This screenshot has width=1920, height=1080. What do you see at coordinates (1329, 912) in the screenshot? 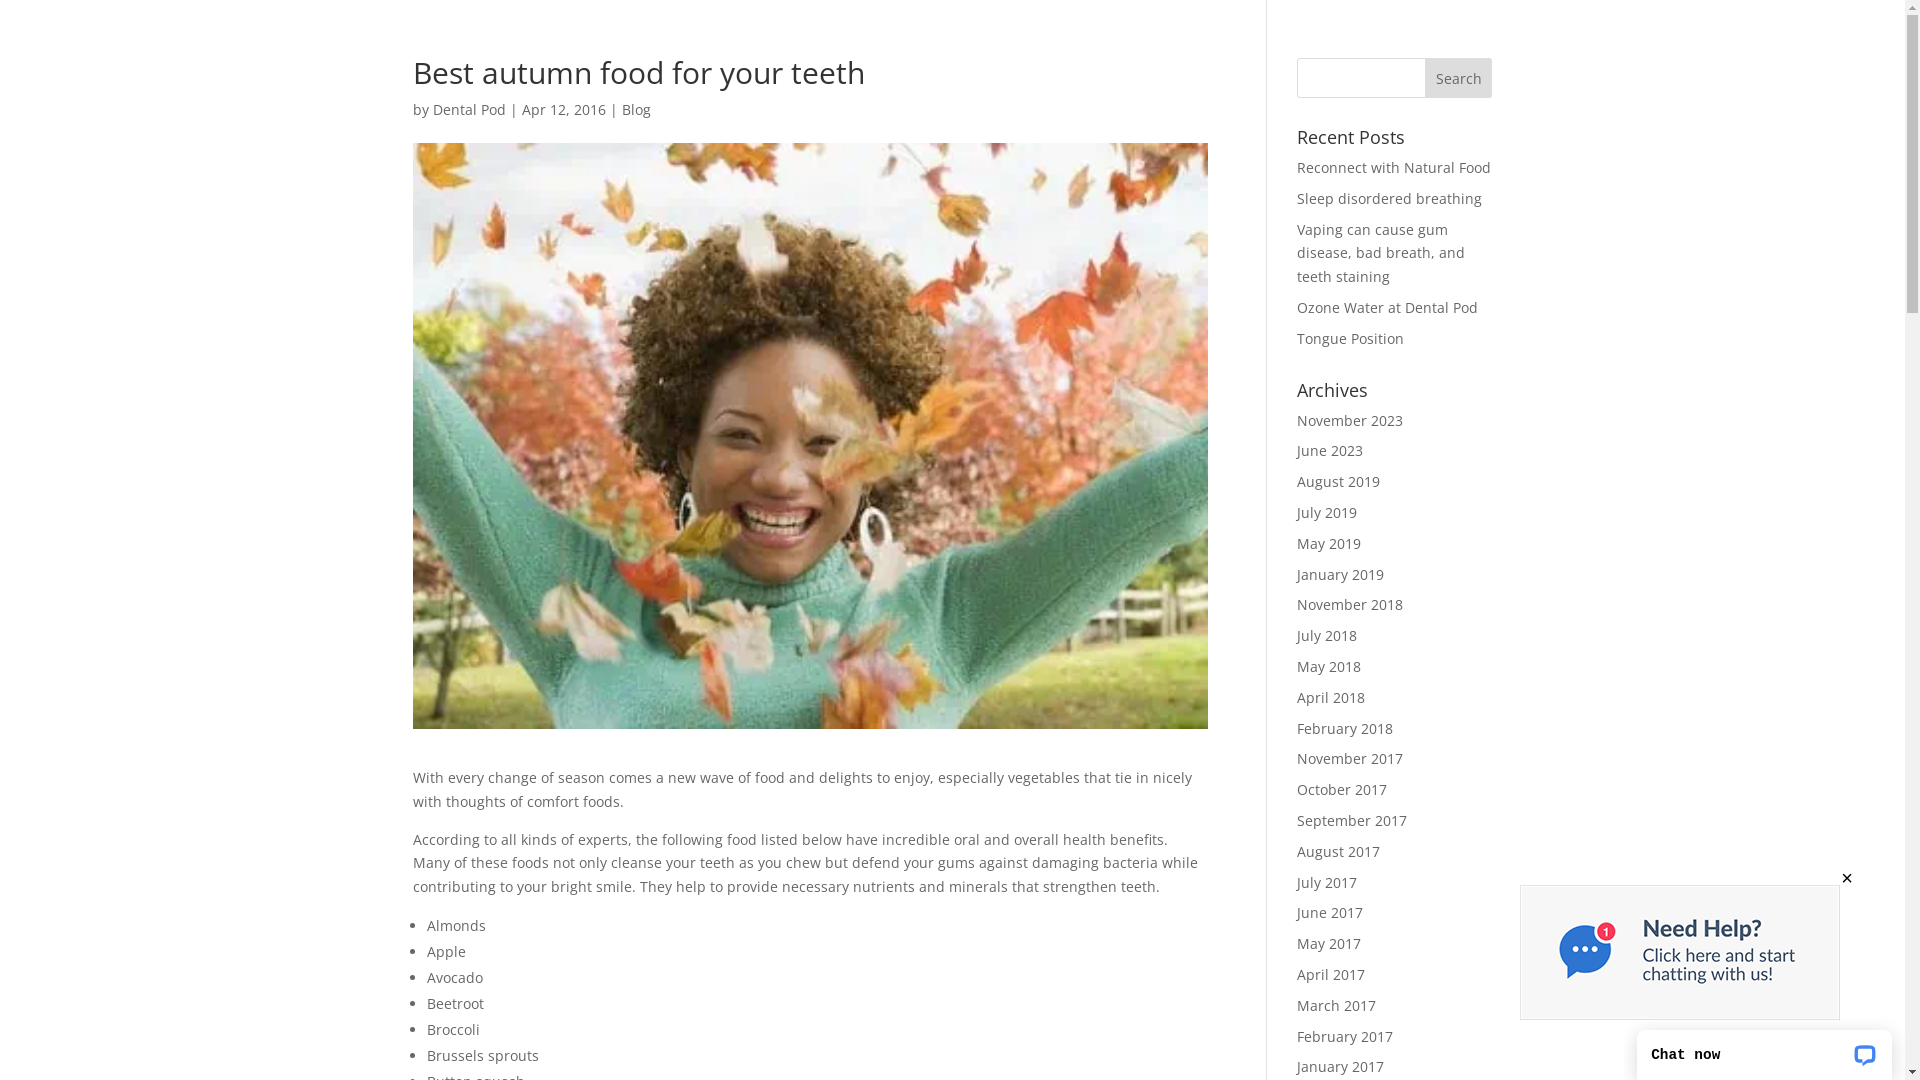
I see `'June 2017'` at bounding box center [1329, 912].